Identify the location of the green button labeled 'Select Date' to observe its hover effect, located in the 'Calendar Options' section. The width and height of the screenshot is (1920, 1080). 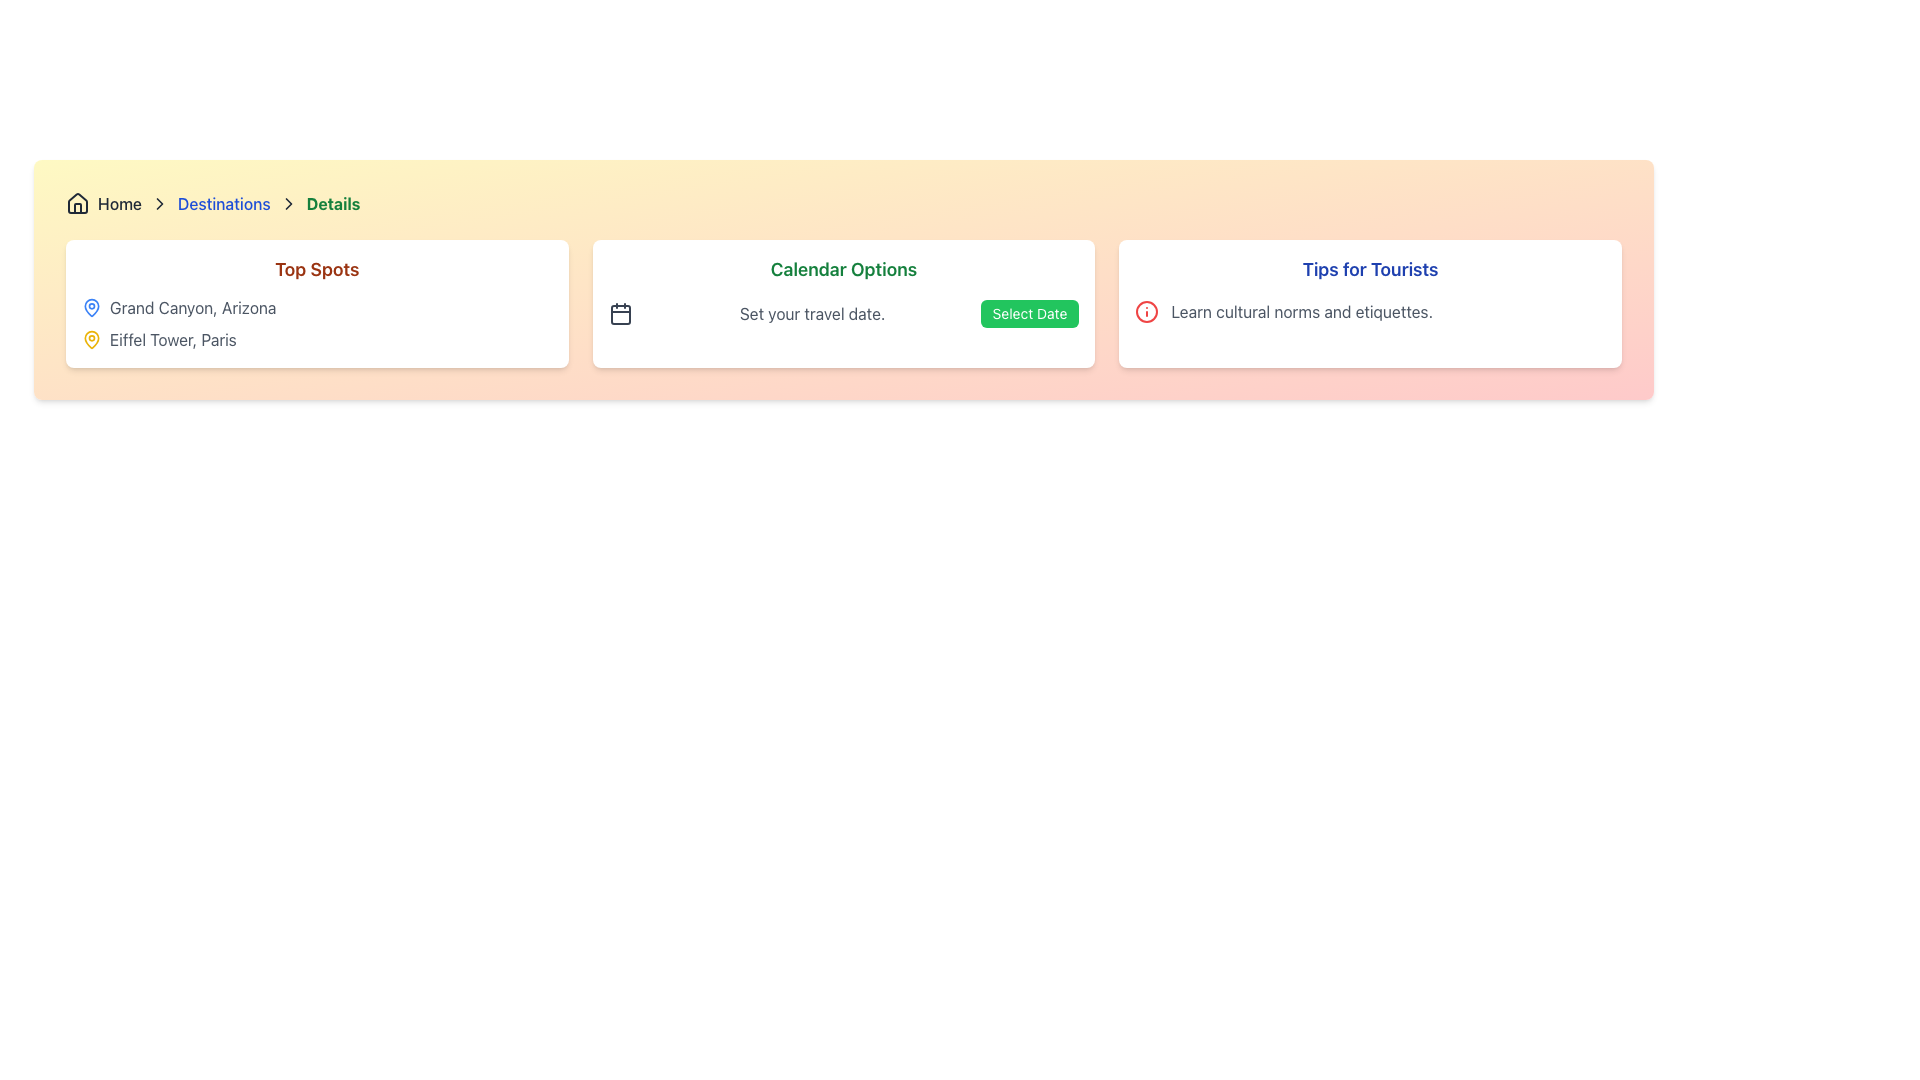
(1029, 313).